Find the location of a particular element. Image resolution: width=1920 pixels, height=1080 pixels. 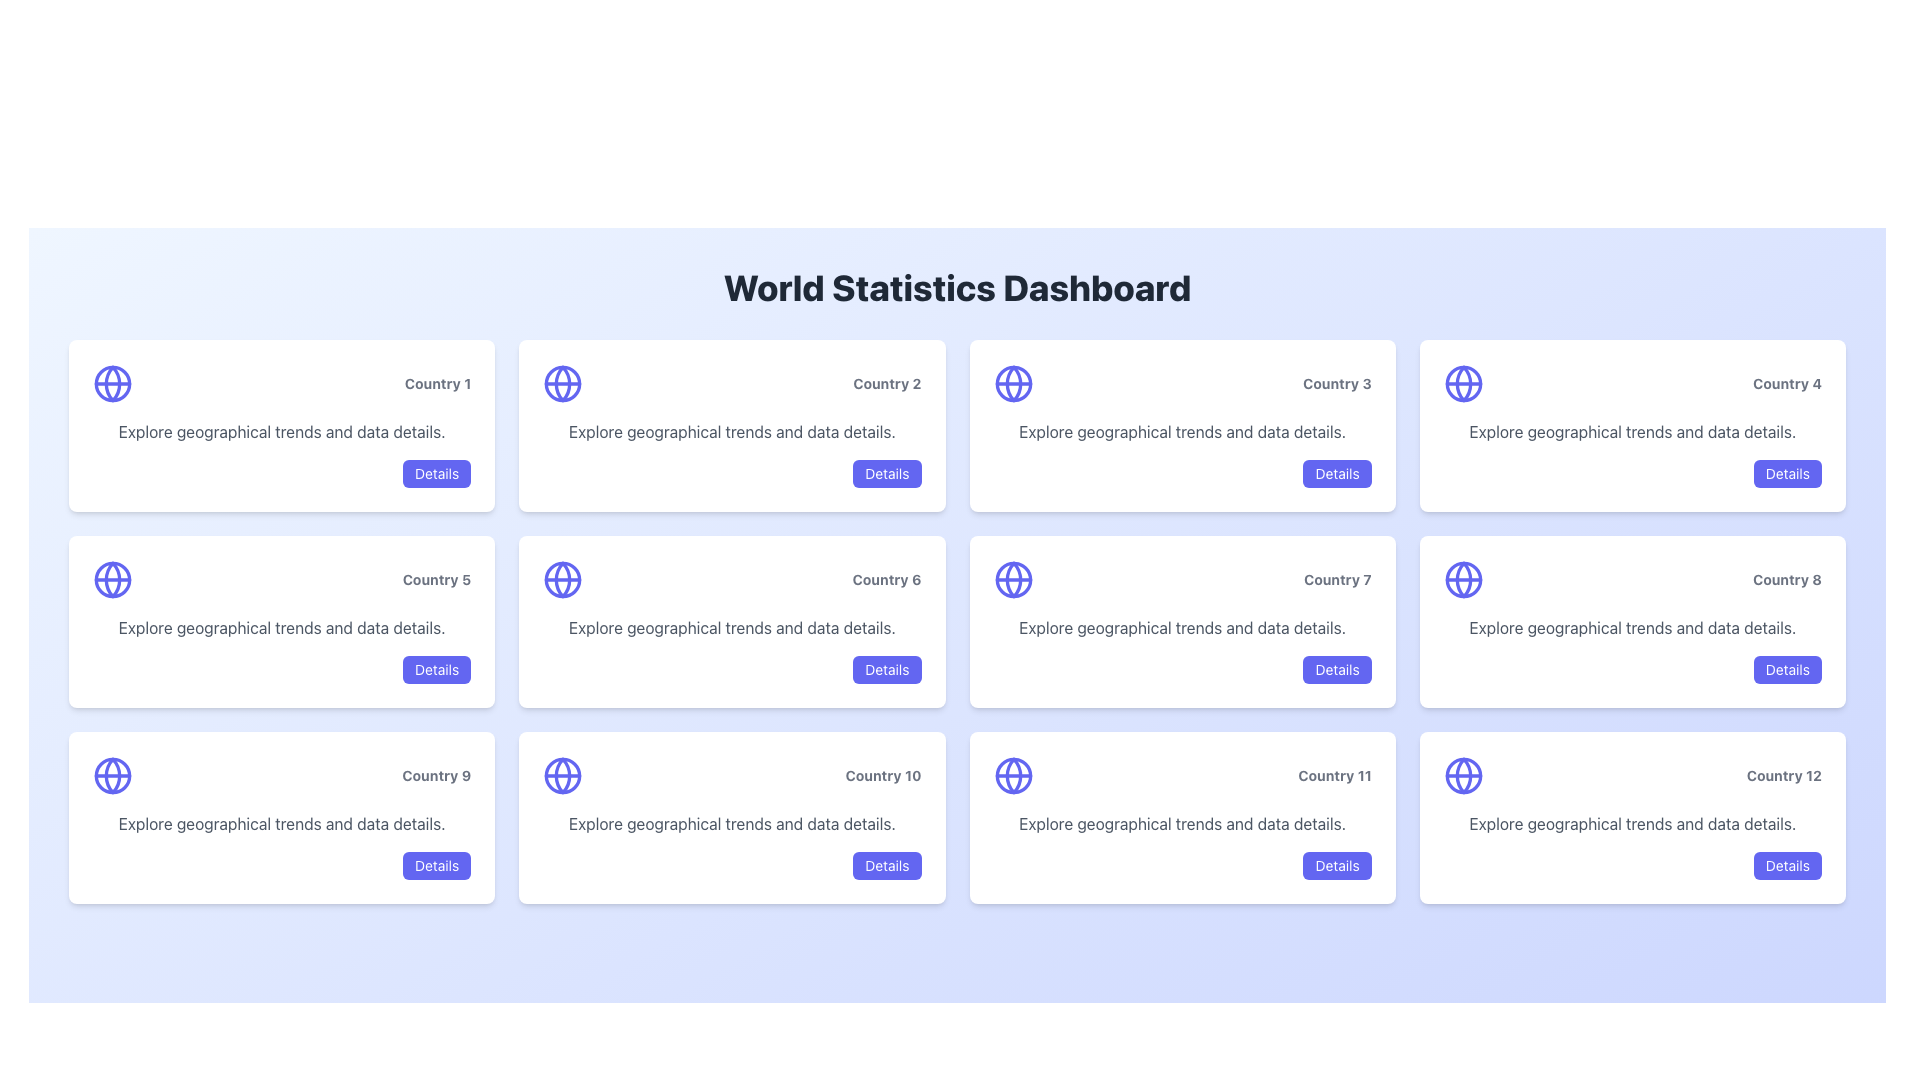

the circular shape within the globe icon associated with the 'Country 2' card, located in the second column of the first row of the layout grid is located at coordinates (562, 384).